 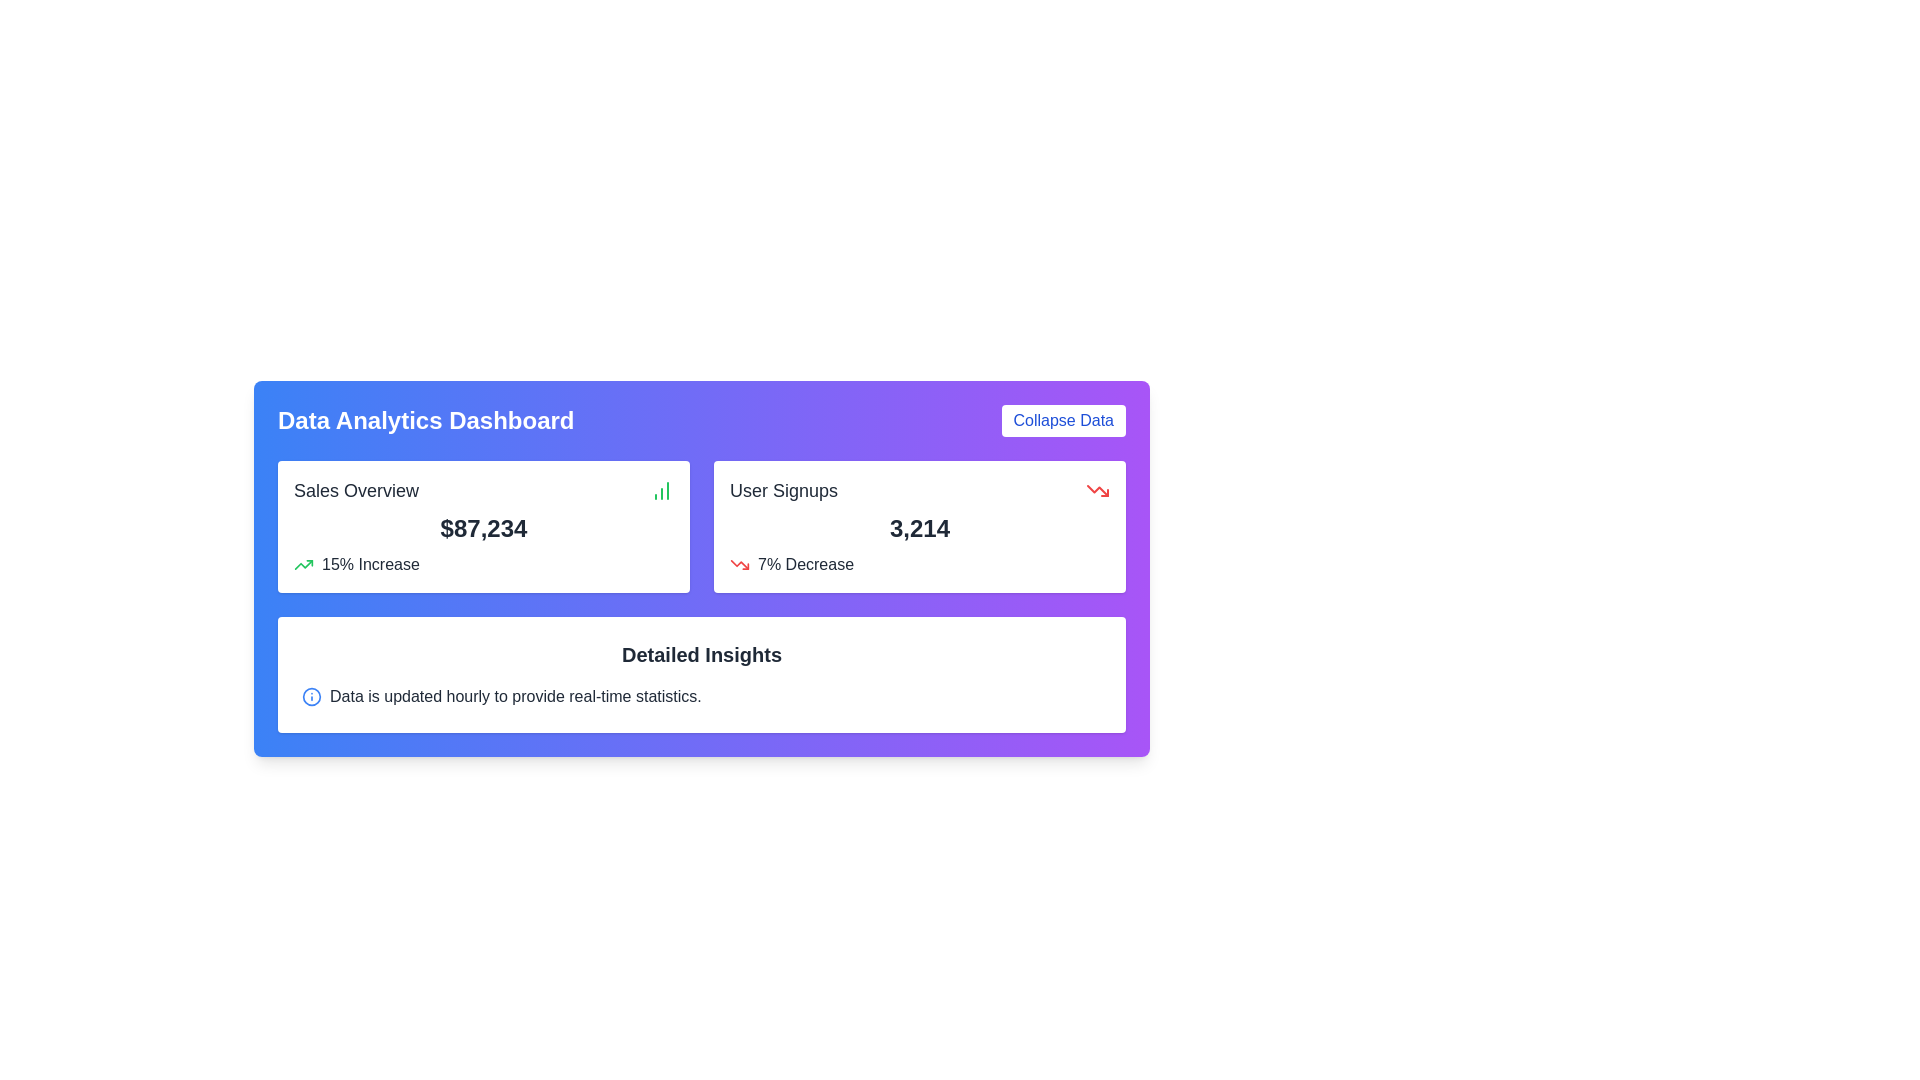 I want to click on the blue SVG Circle icon located in the 'Detailed Insights' section of the dashboard, which is positioned to the left of the text 'Data is updated hourly to provide real-time statistics.', so click(x=311, y=696).